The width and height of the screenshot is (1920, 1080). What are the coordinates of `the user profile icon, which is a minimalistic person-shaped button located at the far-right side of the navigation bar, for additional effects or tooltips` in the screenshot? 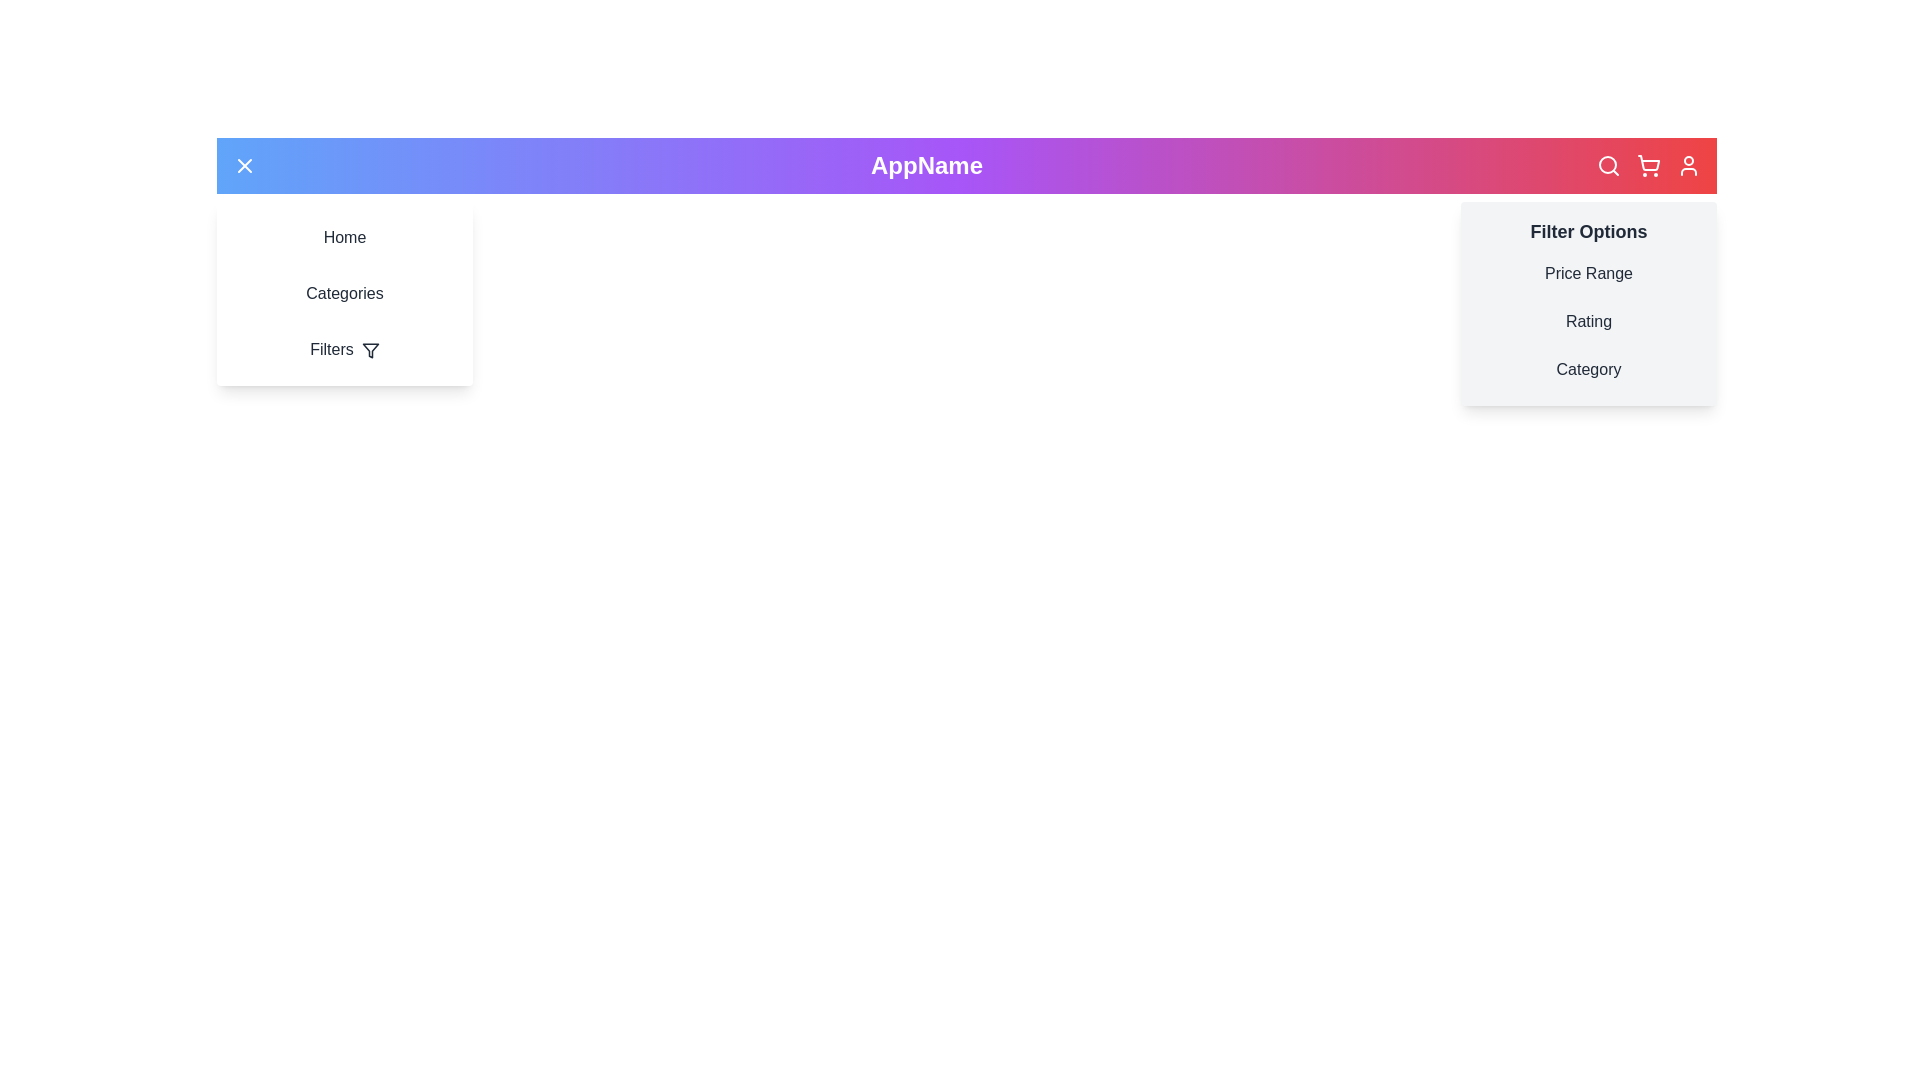 It's located at (1688, 164).